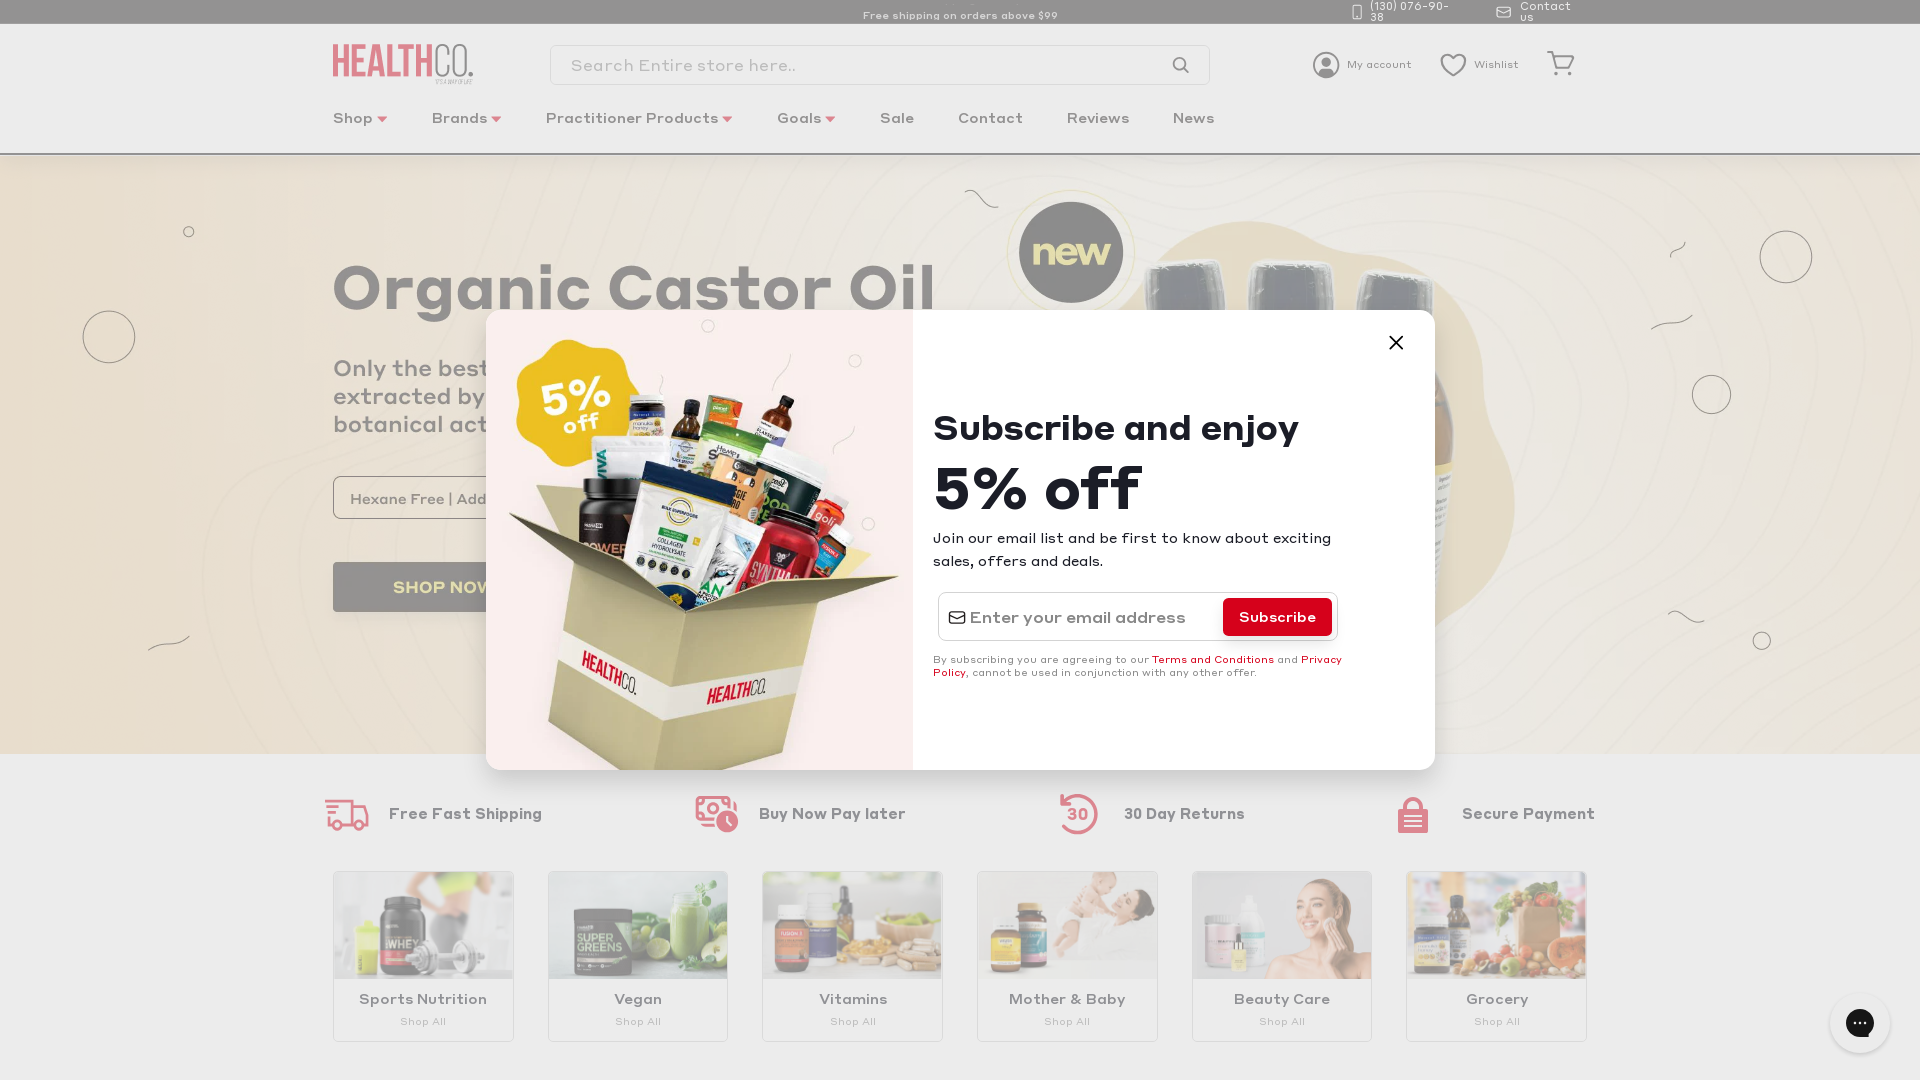  Describe the element at coordinates (1276, 616) in the screenshot. I see `'Subscribe'` at that location.